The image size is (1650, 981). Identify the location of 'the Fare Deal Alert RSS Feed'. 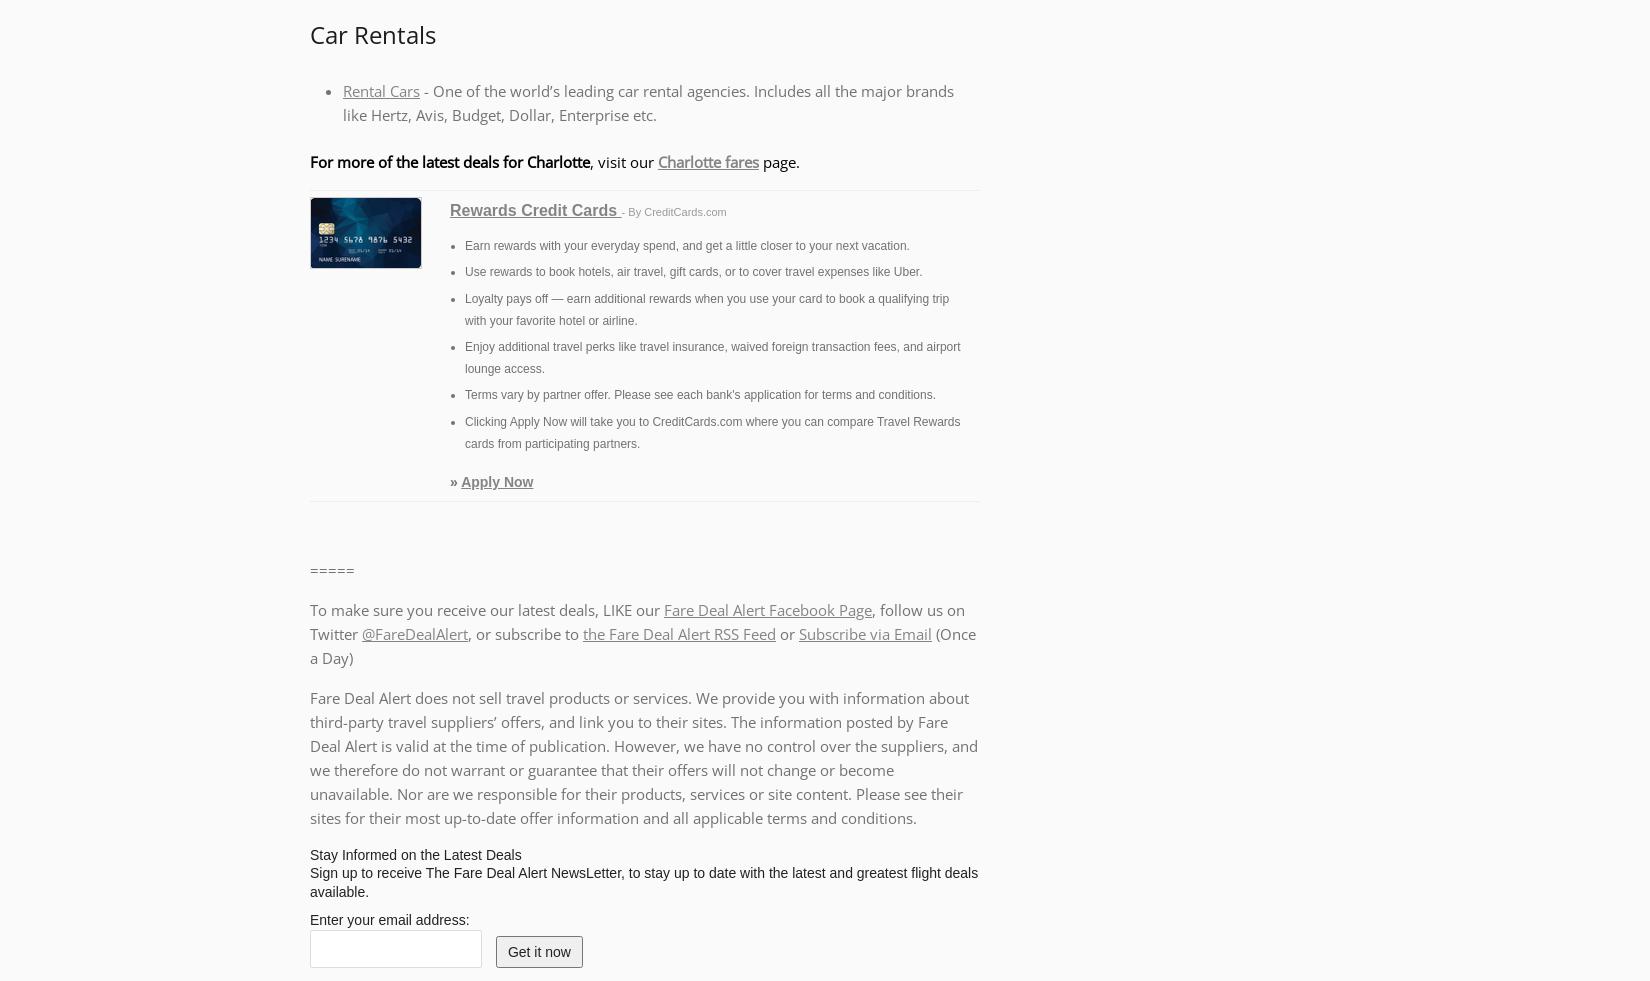
(678, 634).